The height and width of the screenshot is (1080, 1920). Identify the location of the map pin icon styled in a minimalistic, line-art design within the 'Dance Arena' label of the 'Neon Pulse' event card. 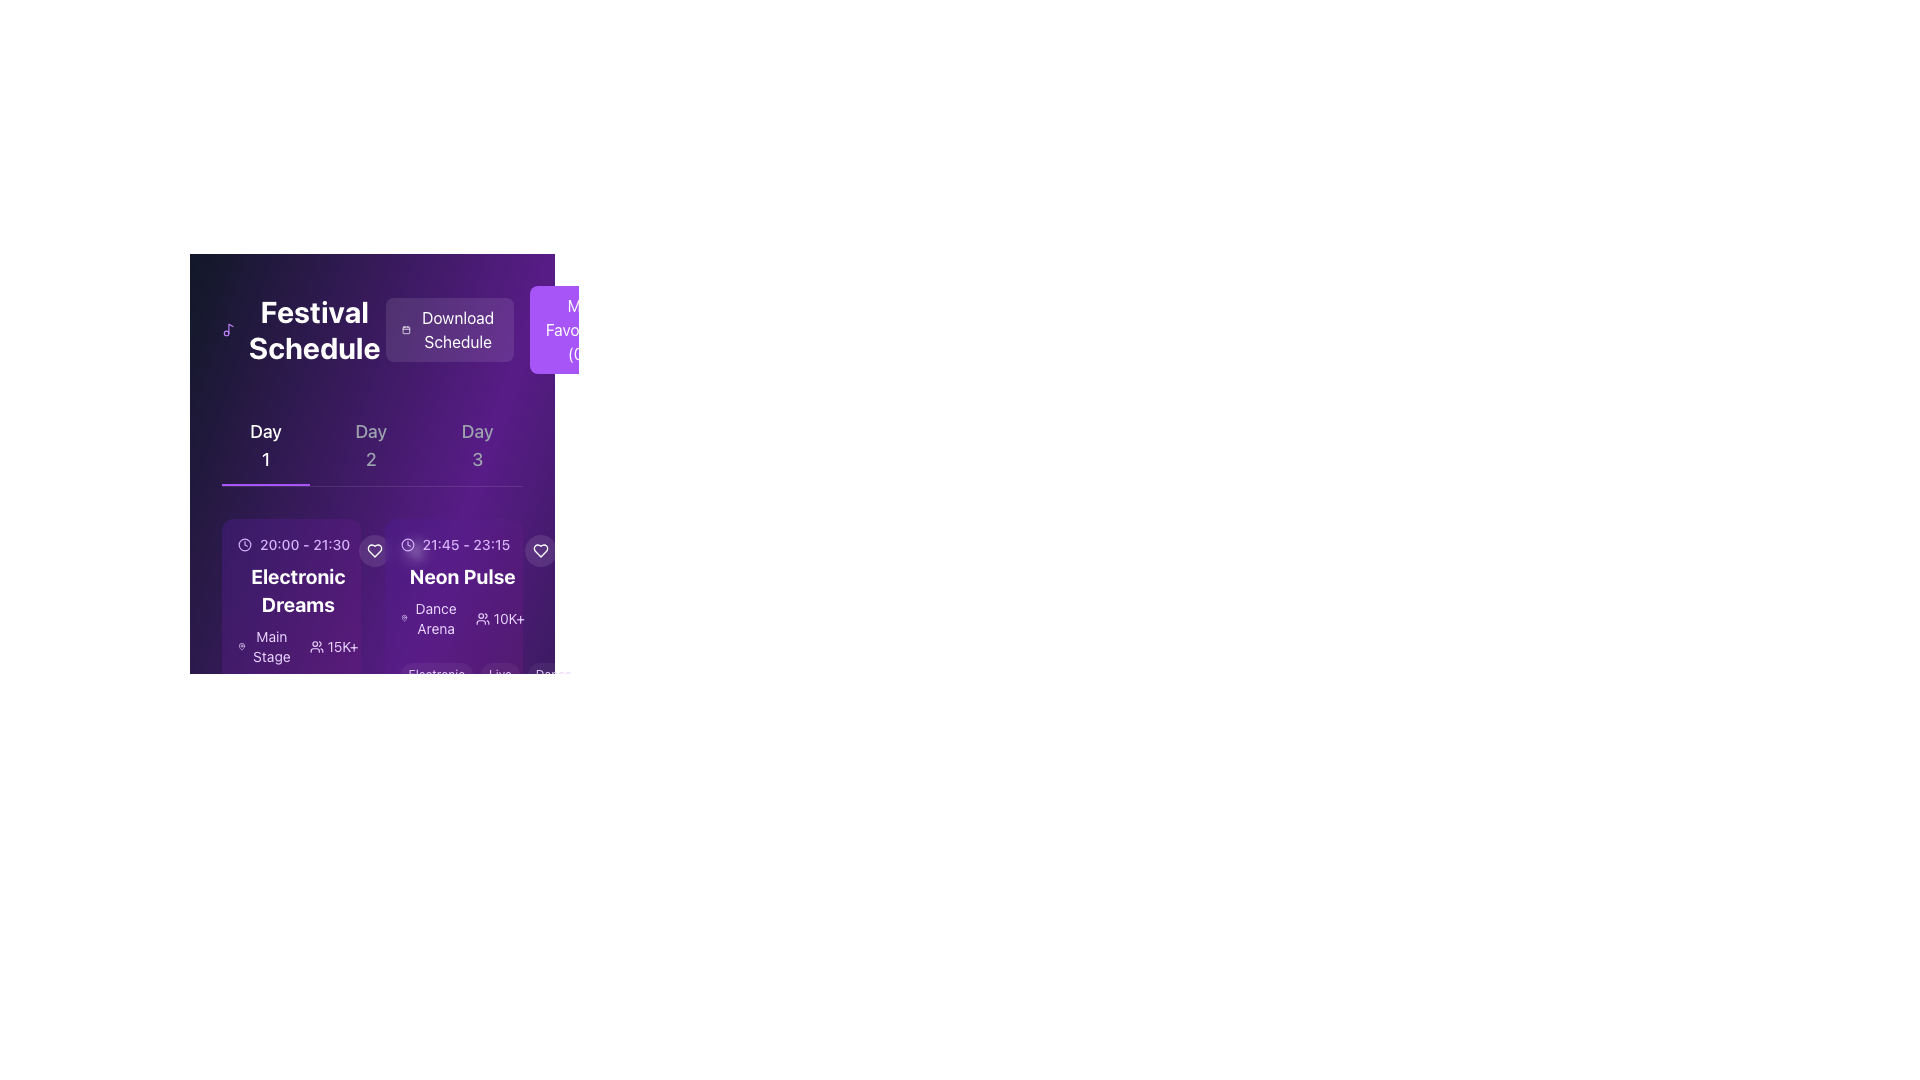
(403, 617).